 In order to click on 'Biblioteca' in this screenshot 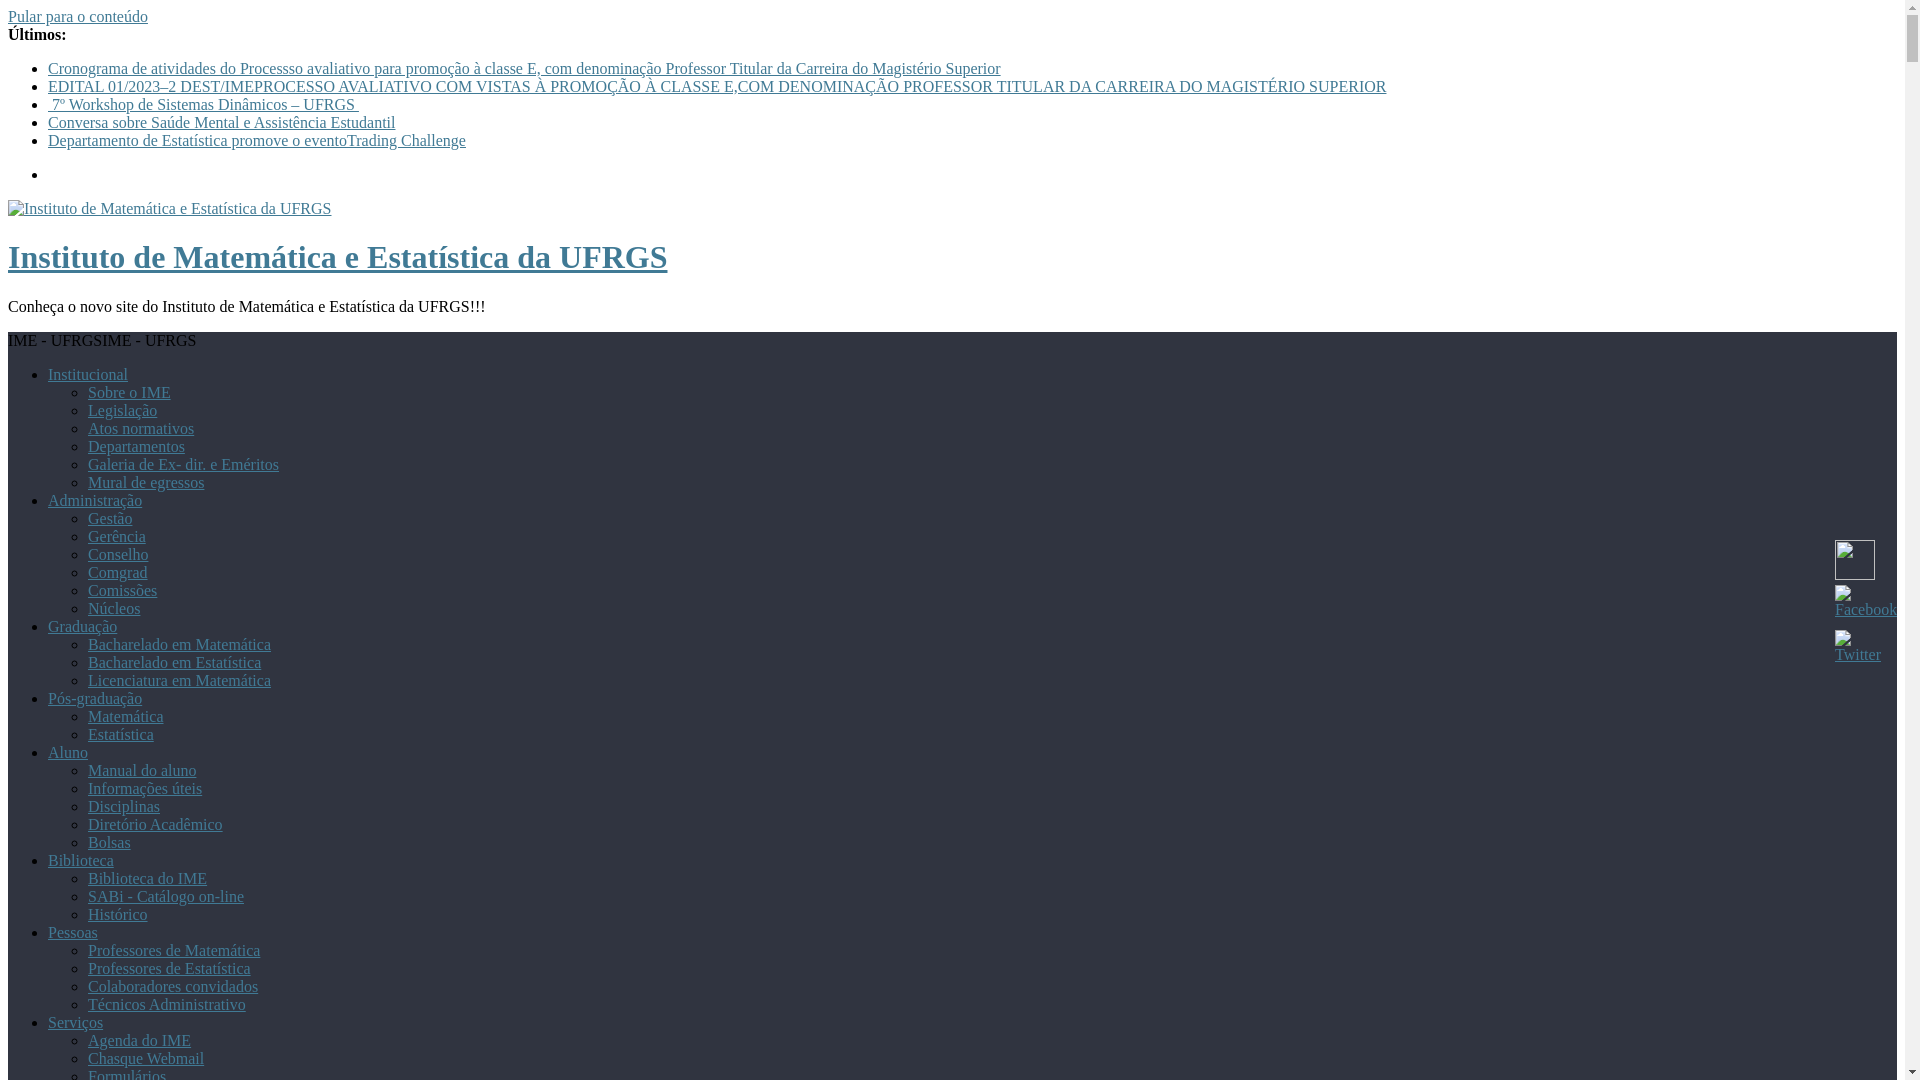, I will do `click(80, 859)`.